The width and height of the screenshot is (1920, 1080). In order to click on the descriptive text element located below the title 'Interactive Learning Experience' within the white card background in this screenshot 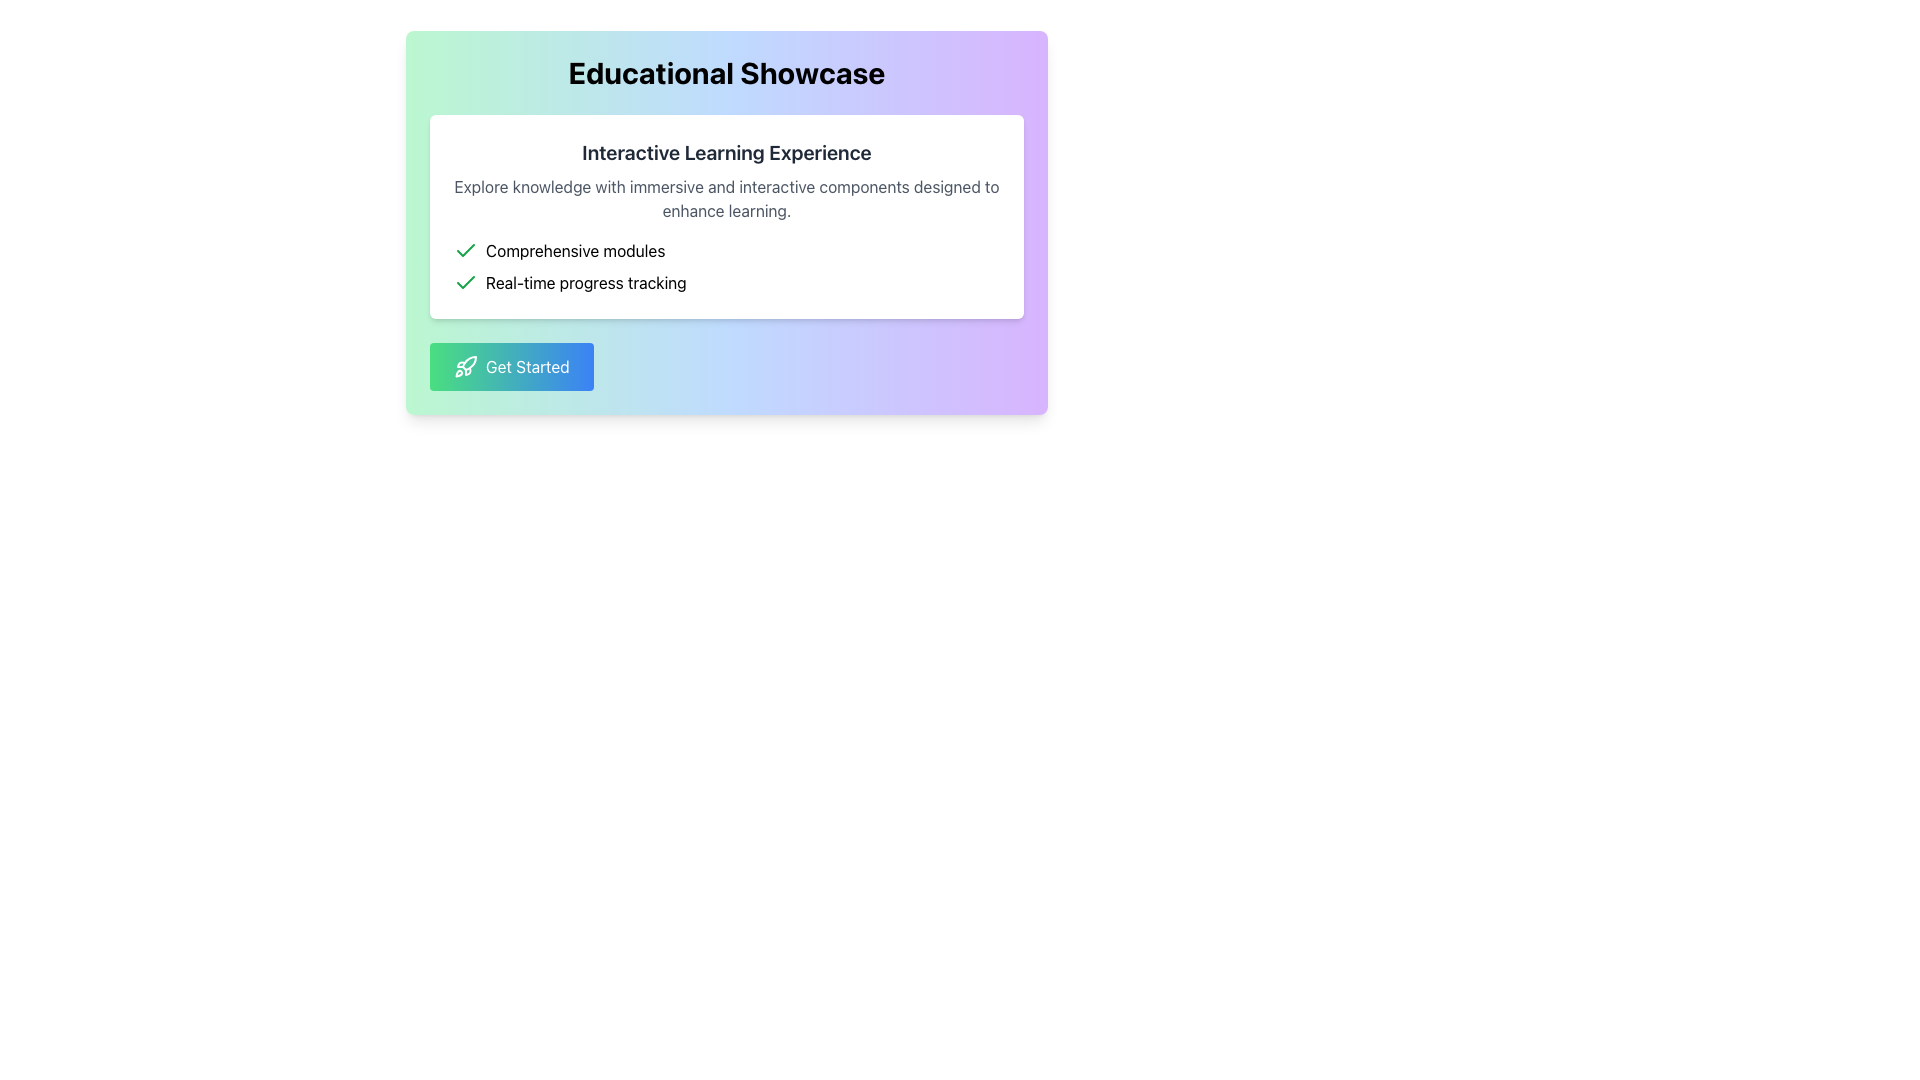, I will do `click(725, 199)`.